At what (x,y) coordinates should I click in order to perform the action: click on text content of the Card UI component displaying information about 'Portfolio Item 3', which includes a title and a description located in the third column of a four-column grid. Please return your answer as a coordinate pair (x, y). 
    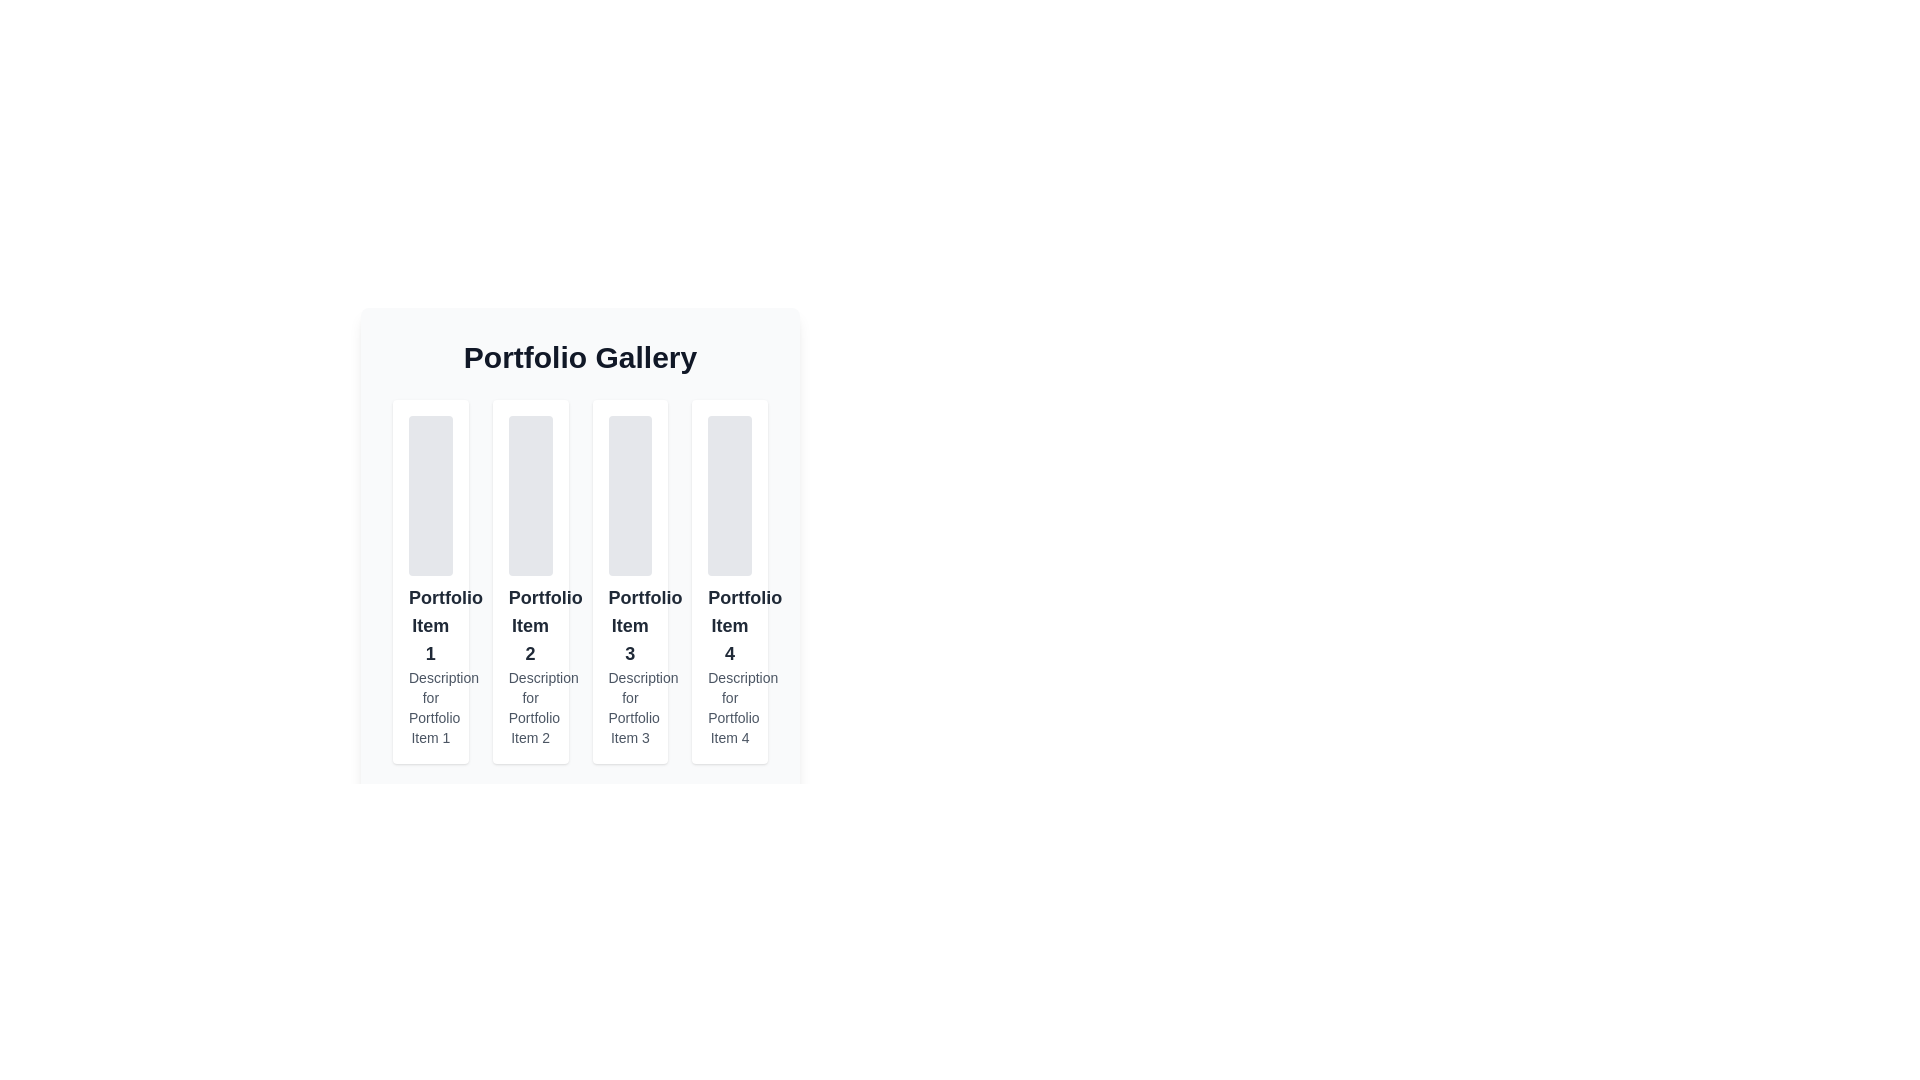
    Looking at the image, I should click on (629, 582).